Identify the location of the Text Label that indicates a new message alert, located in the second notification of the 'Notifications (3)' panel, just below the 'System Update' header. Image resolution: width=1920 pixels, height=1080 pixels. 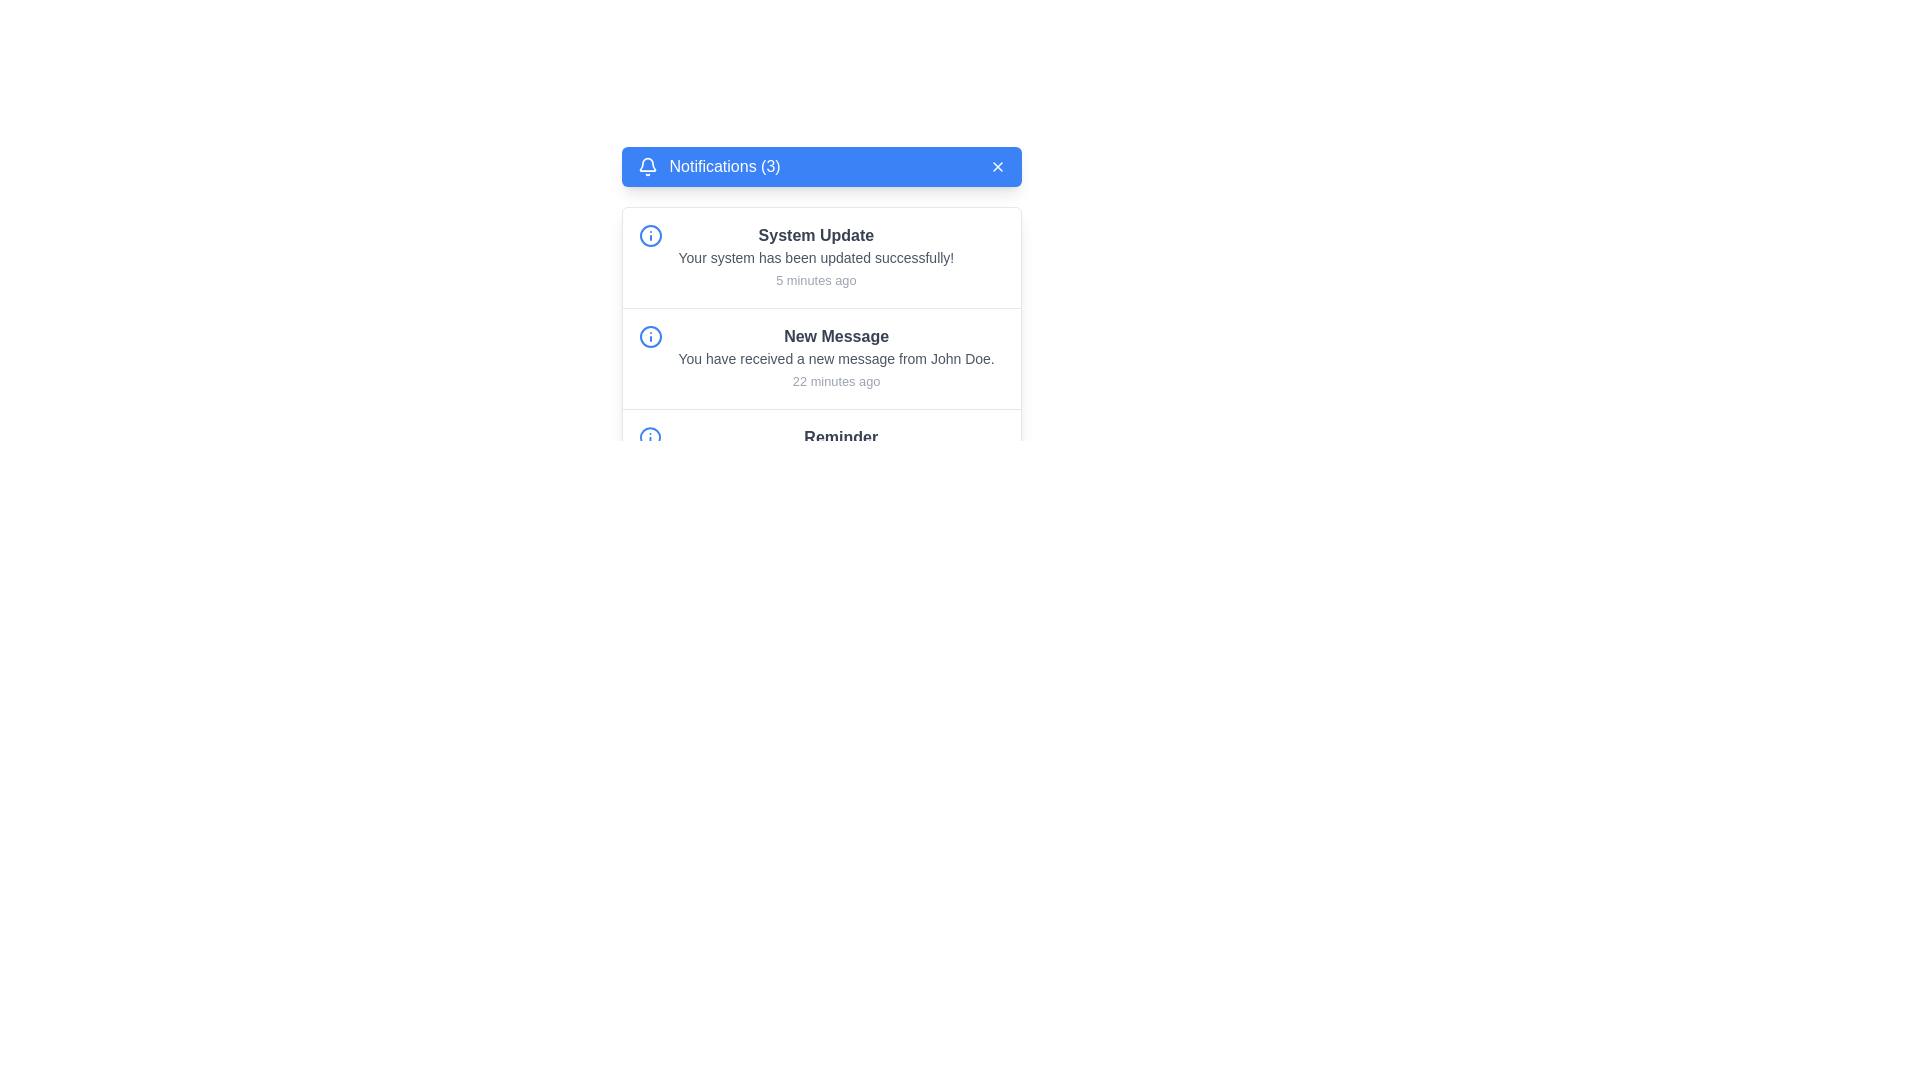
(836, 335).